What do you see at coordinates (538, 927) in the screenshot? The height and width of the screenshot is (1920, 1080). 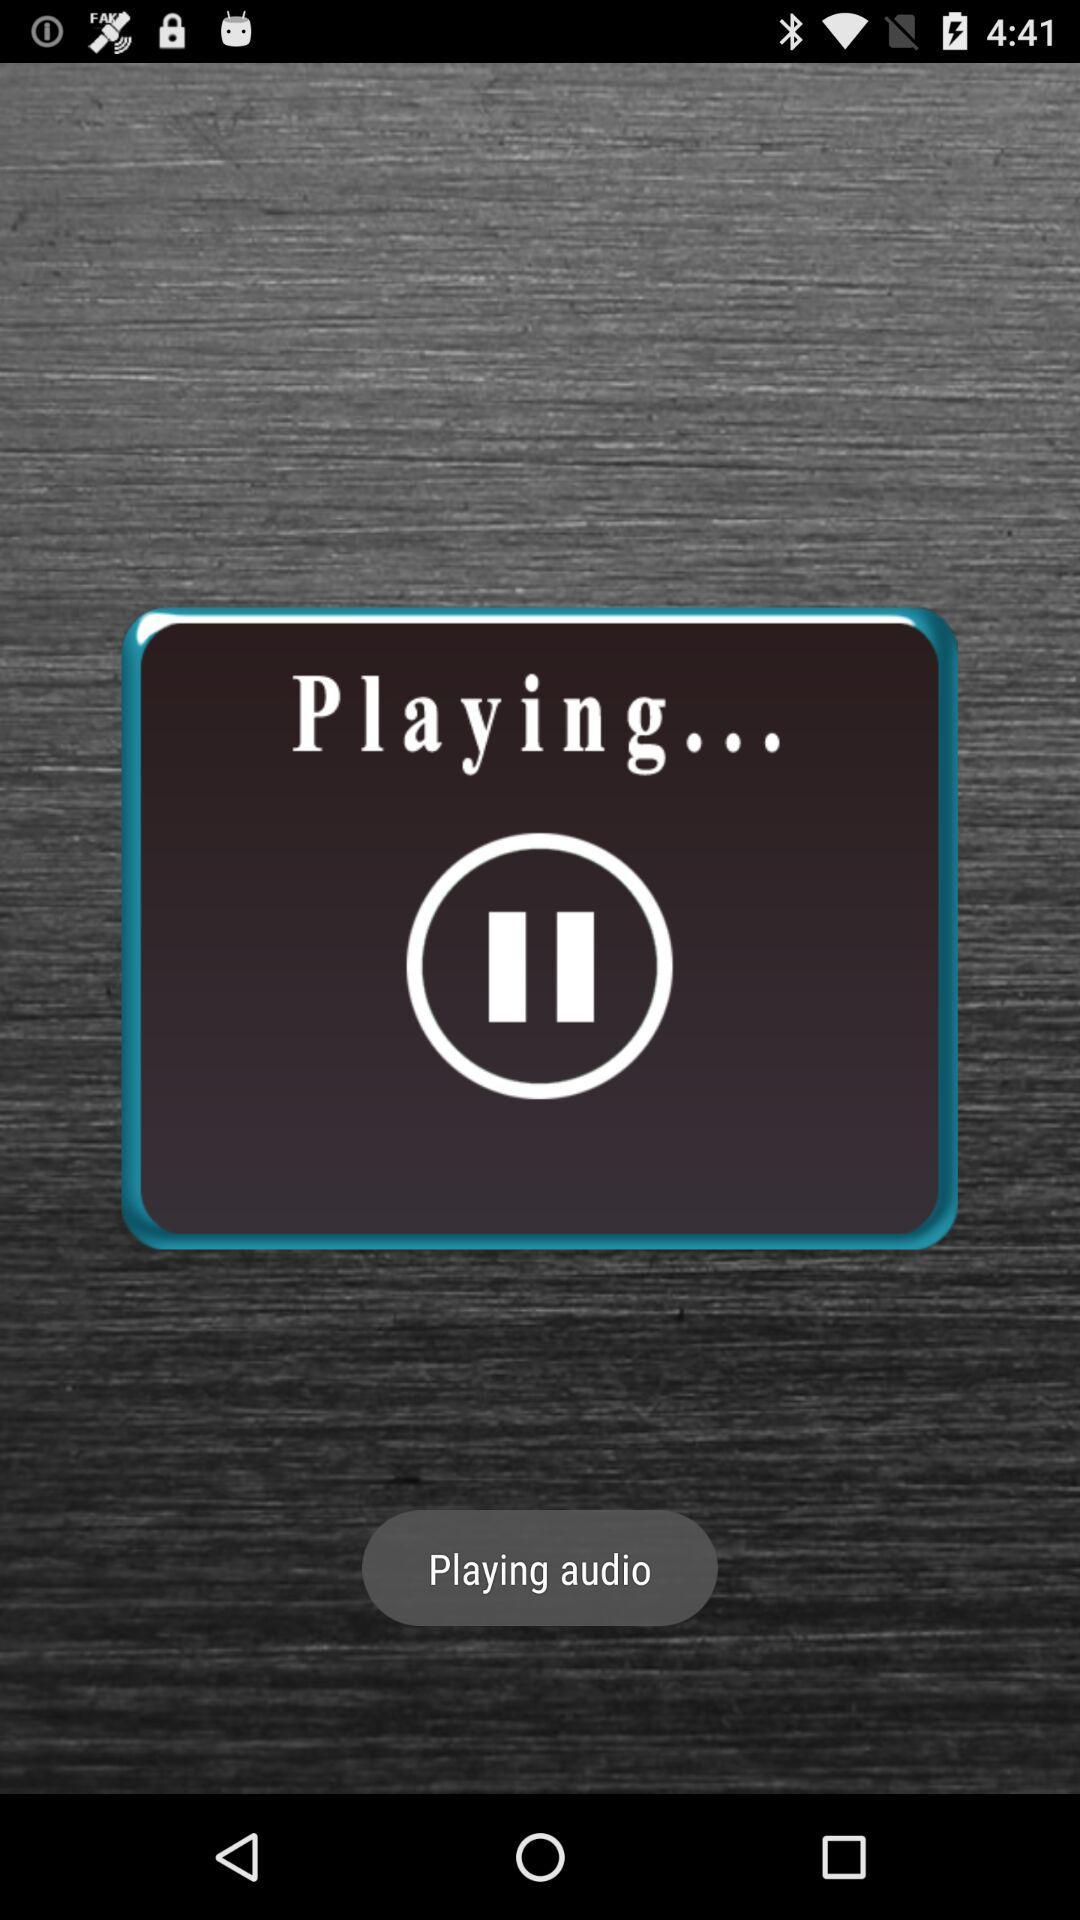 I see `button` at bounding box center [538, 927].